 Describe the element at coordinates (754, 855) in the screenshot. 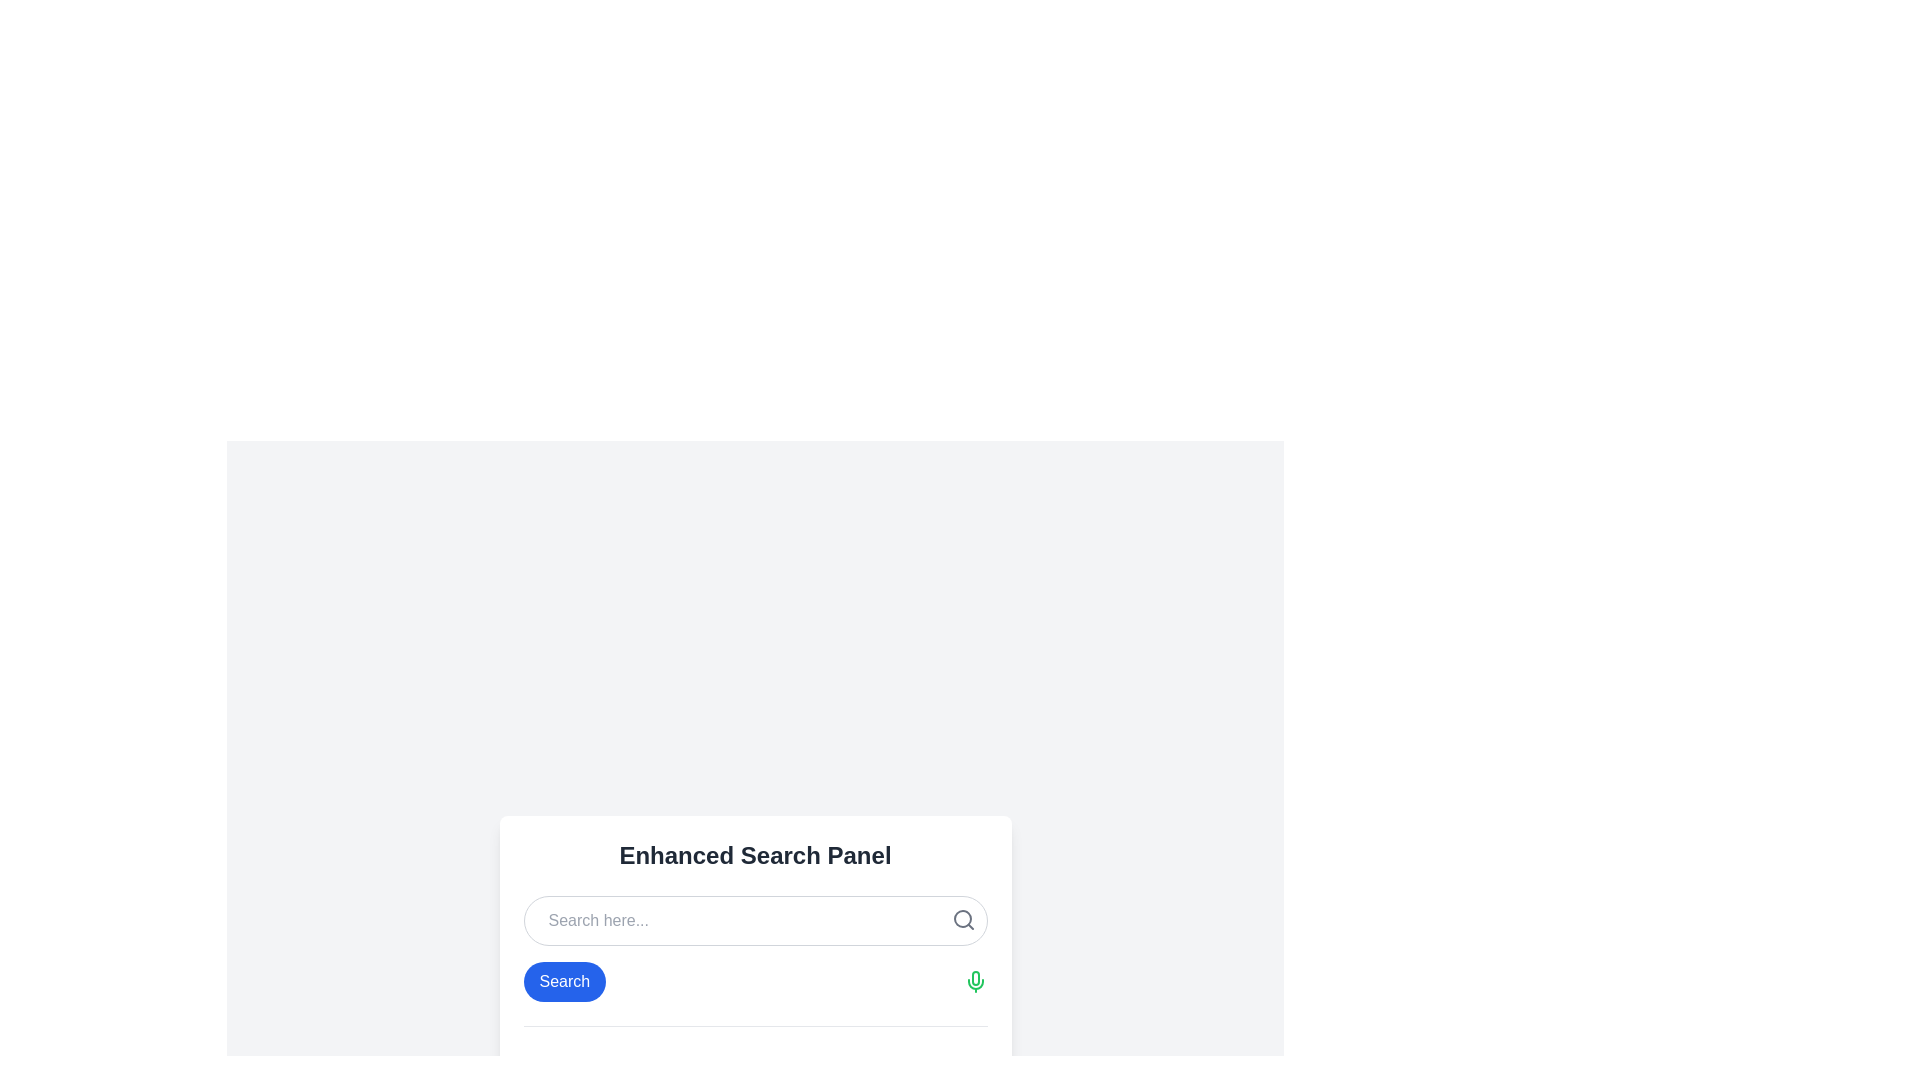

I see `the Text Label (Header) that serves as a descriptive title for the panel below it, indicating the functionality of the section it represents` at that location.